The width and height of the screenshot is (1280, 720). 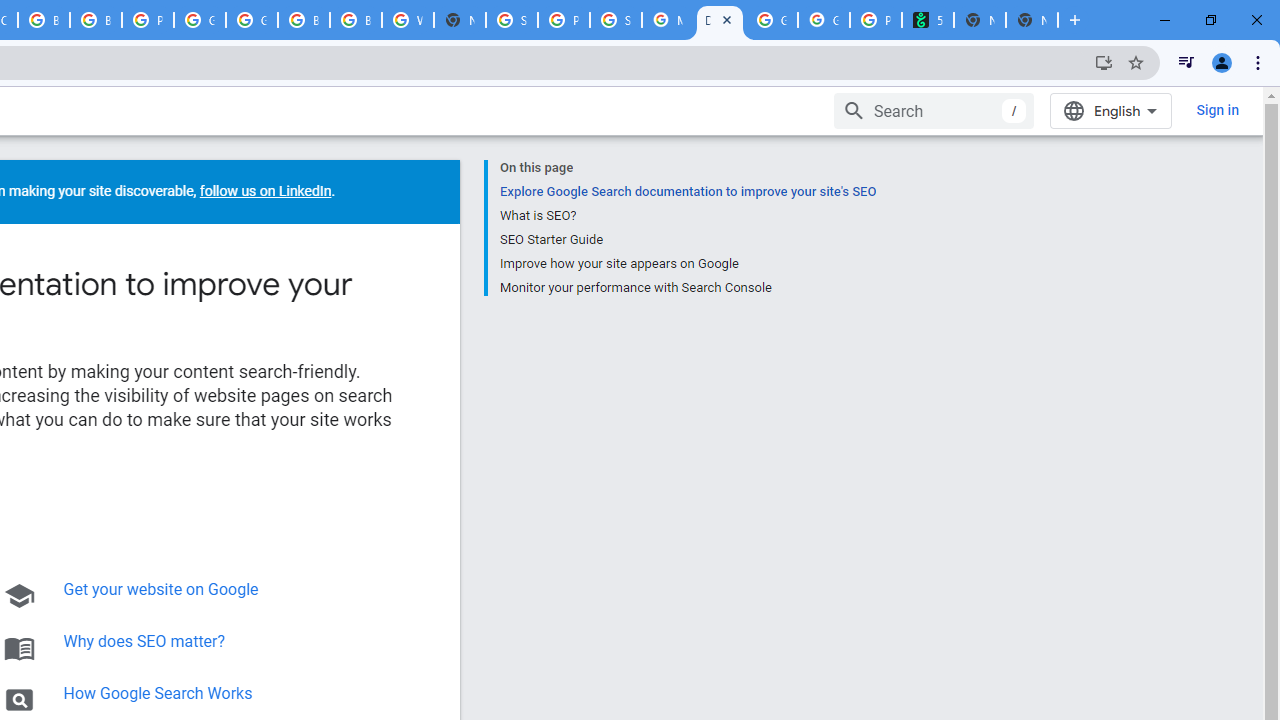 What do you see at coordinates (687, 262) in the screenshot?
I see `'Improve how your site appears on Google'` at bounding box center [687, 262].